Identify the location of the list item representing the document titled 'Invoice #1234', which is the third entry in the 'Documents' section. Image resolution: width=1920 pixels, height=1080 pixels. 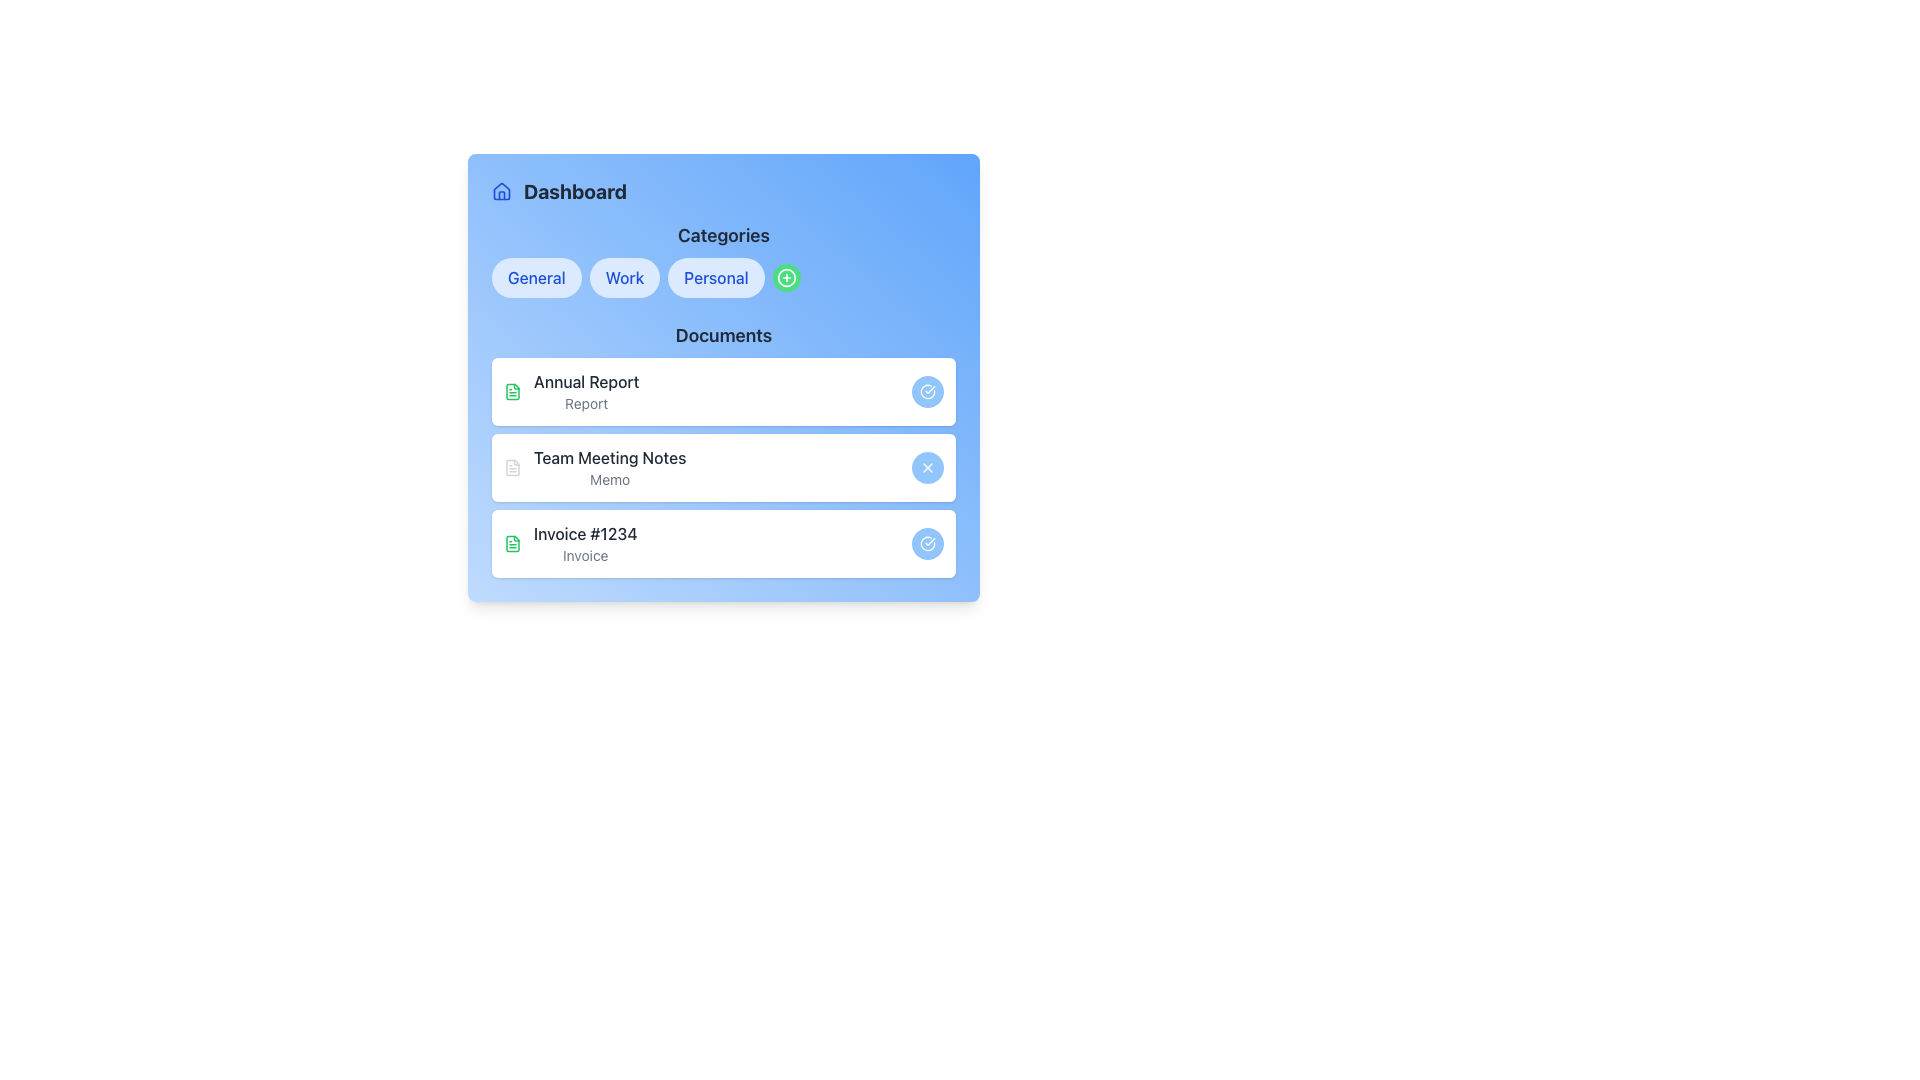
(569, 543).